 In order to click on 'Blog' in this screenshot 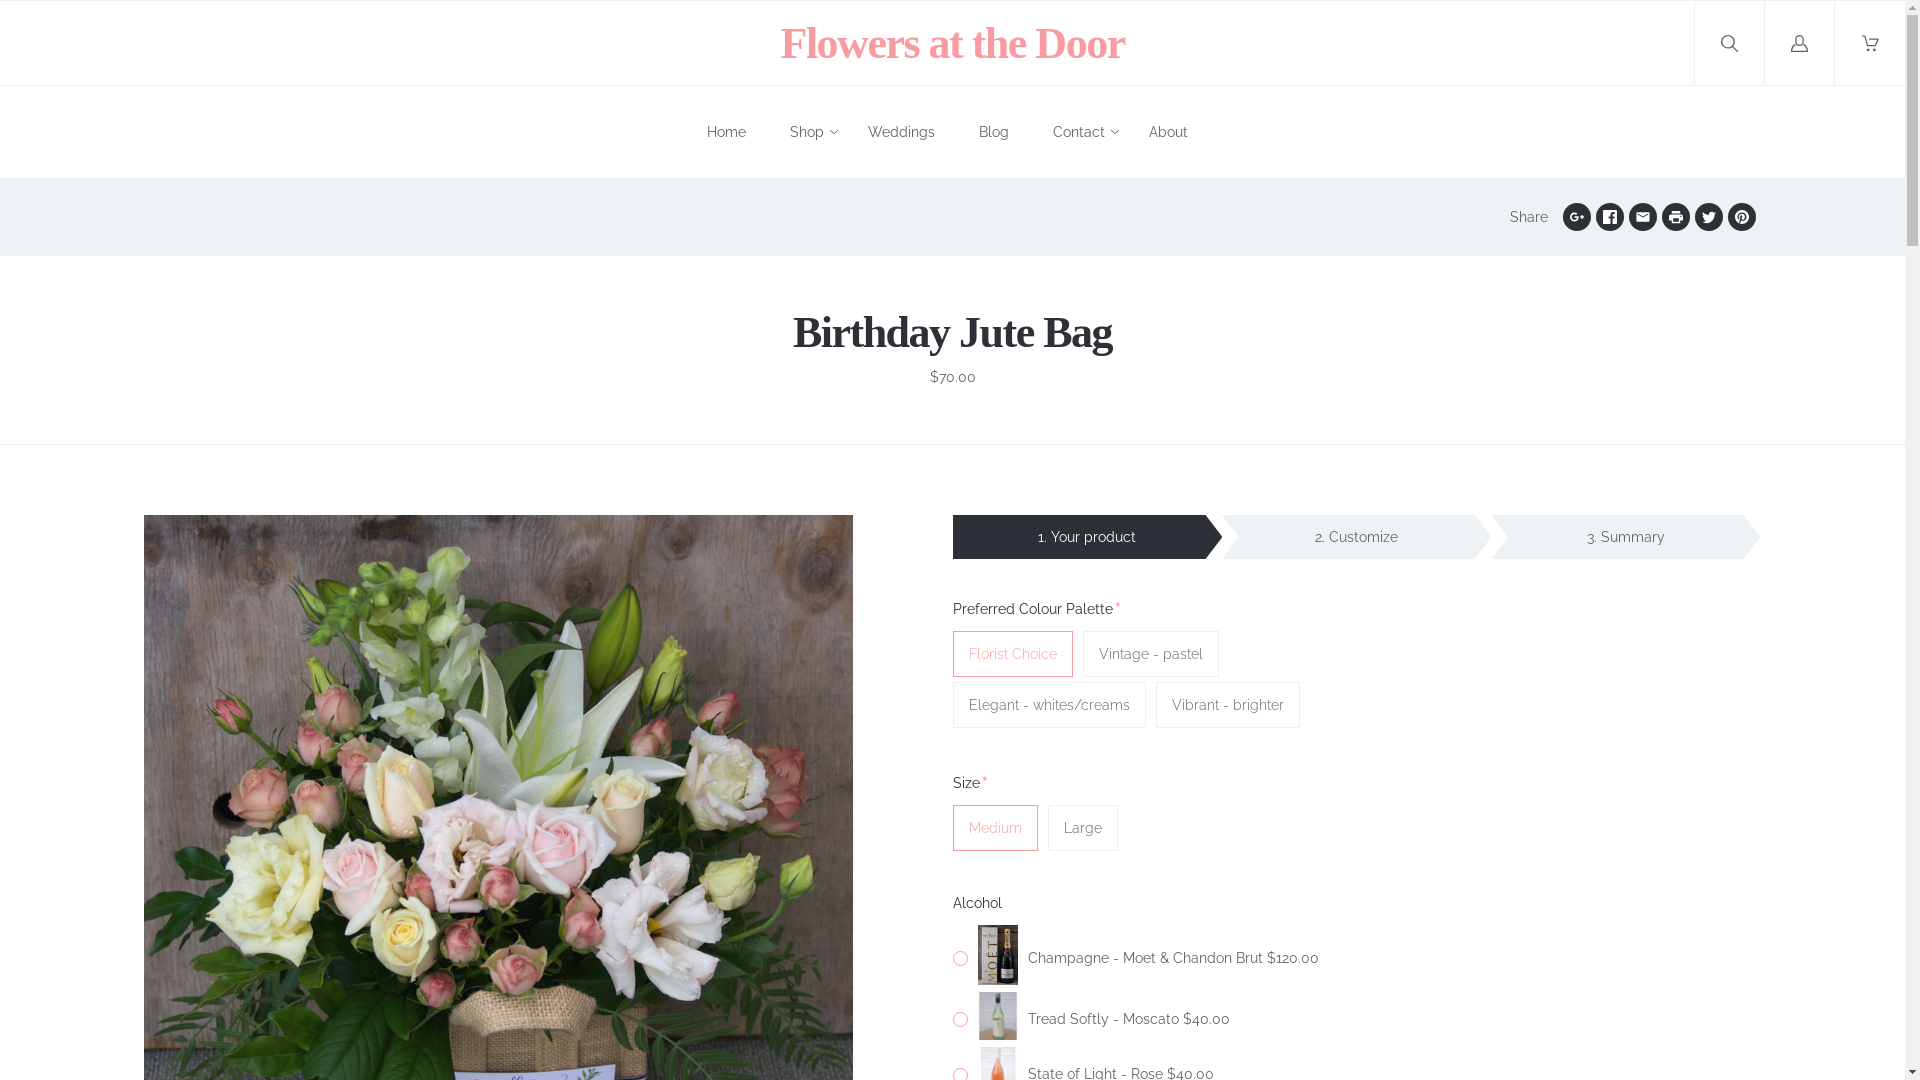, I will do `click(993, 132)`.